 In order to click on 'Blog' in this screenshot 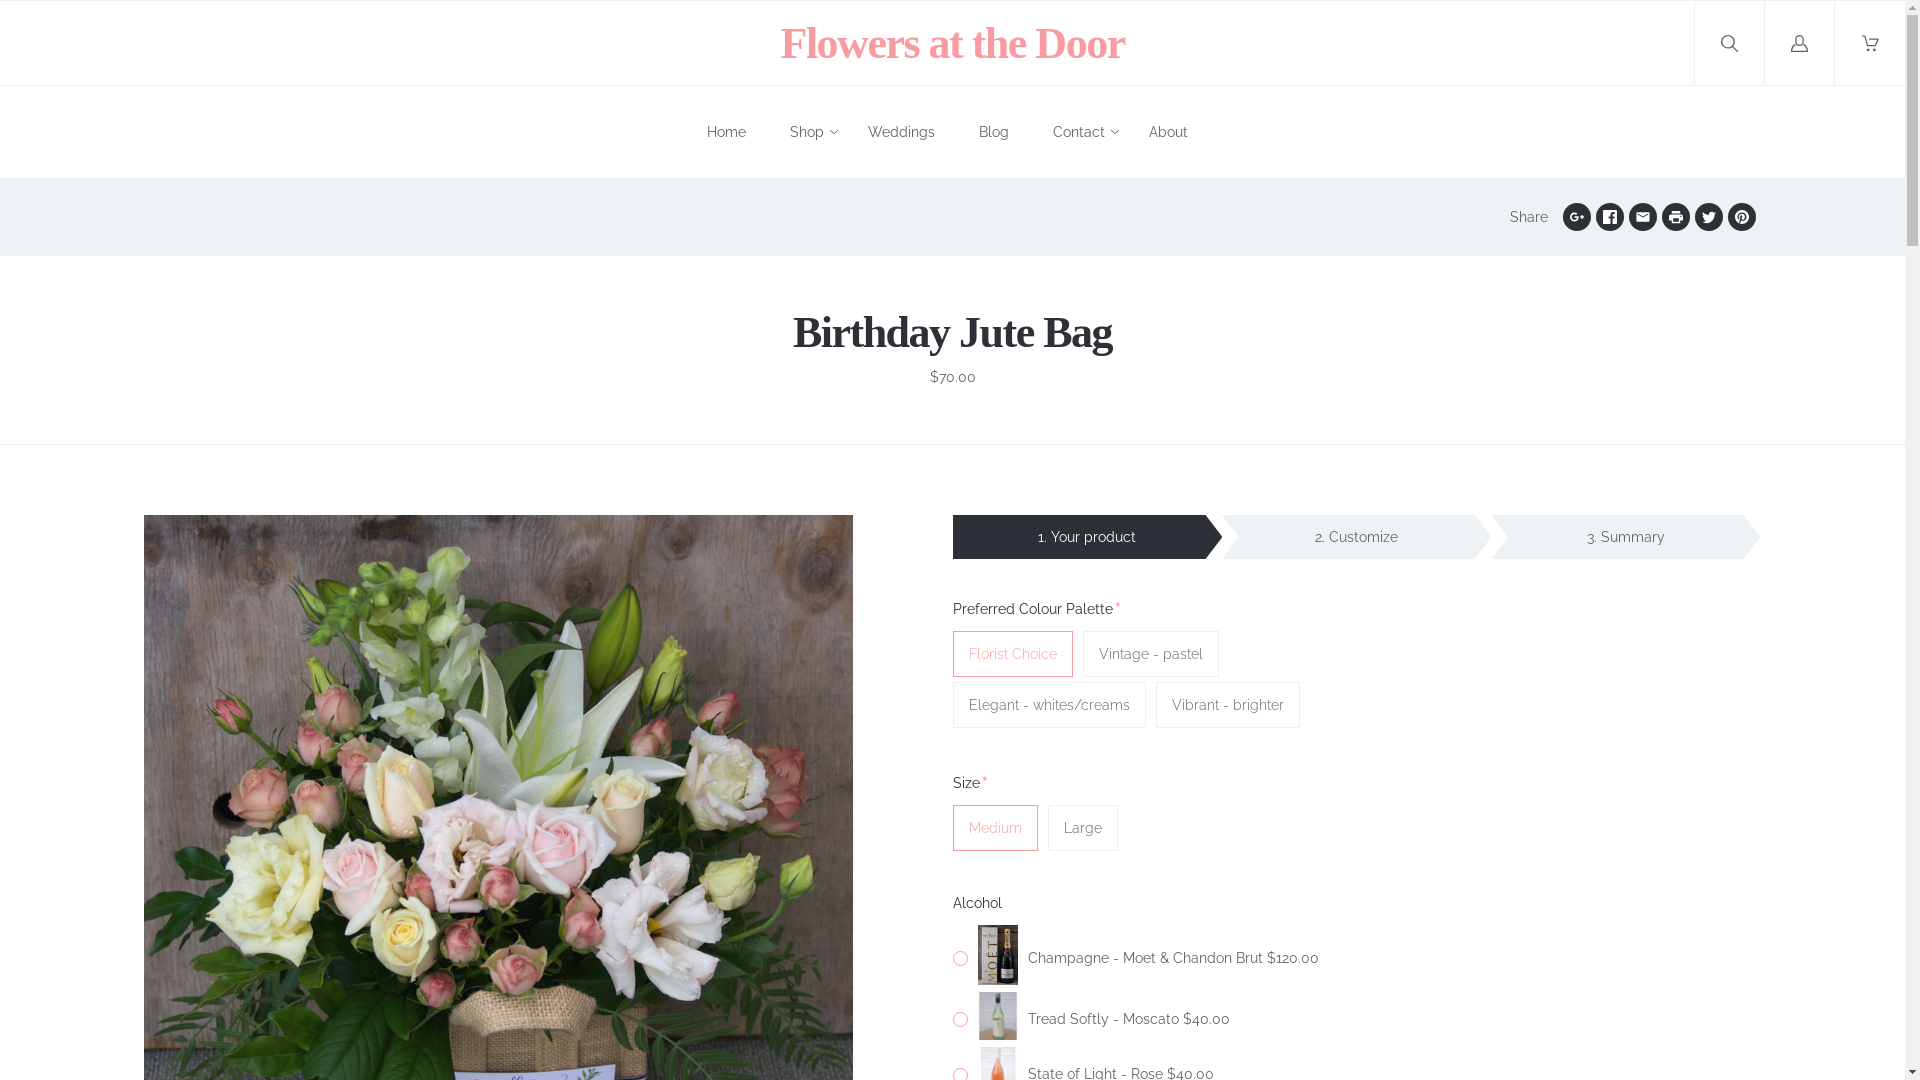, I will do `click(993, 132)`.